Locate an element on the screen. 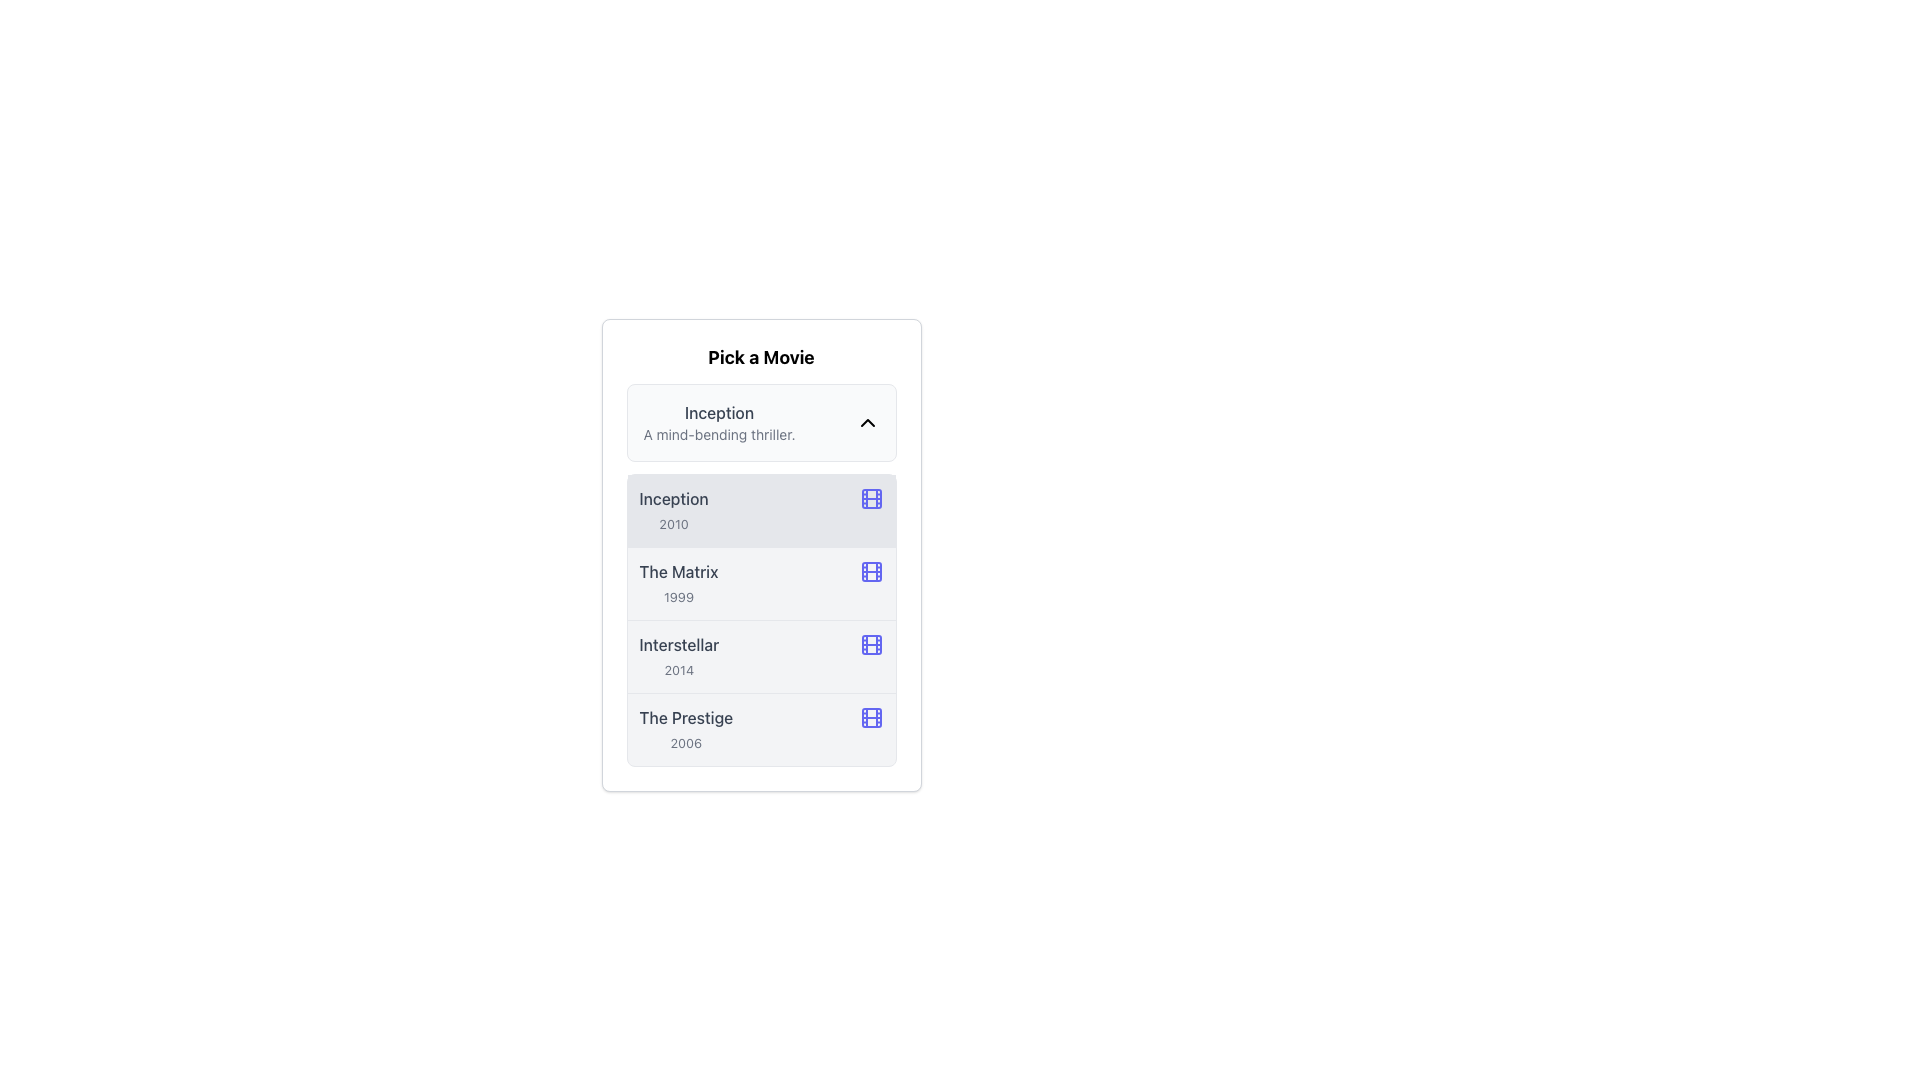 The image size is (1920, 1080). the collapse/expand icon for the 'Inception' movie entry is located at coordinates (867, 422).